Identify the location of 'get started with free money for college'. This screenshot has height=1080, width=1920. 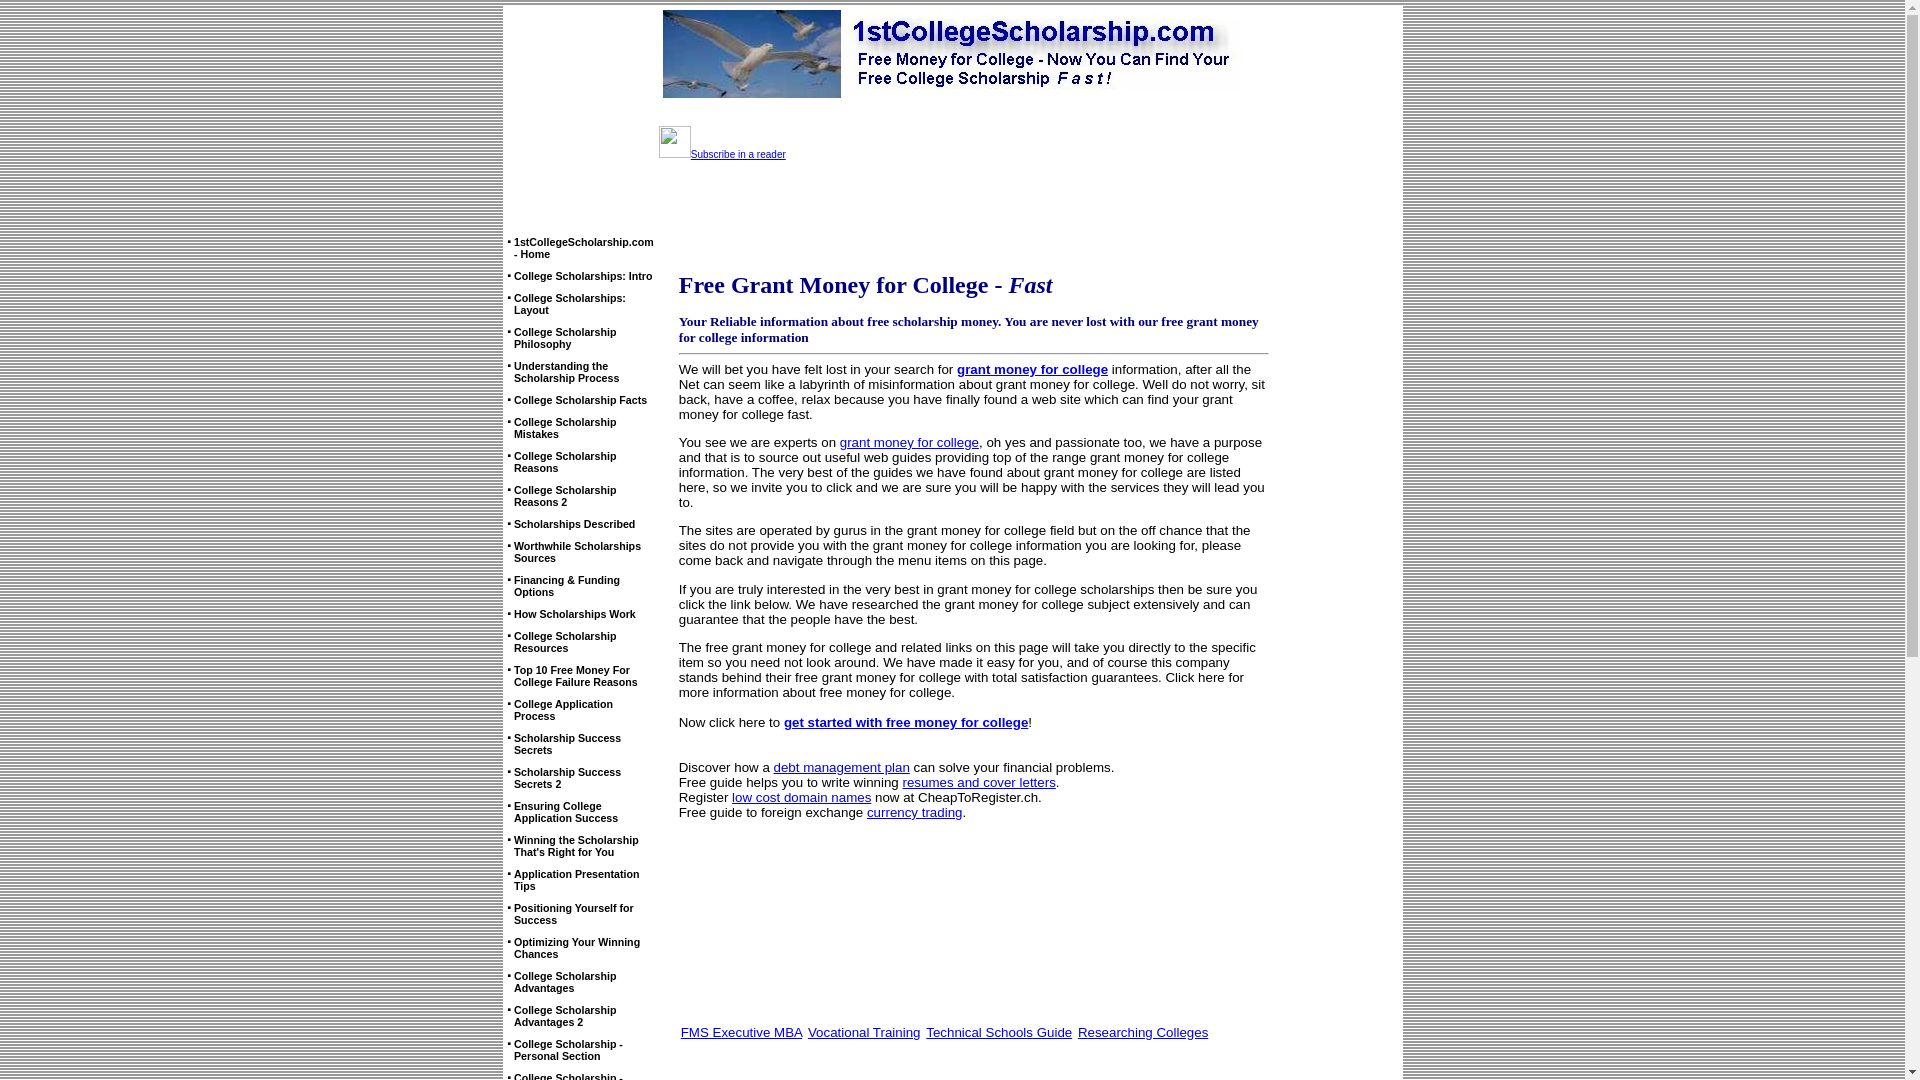
(905, 722).